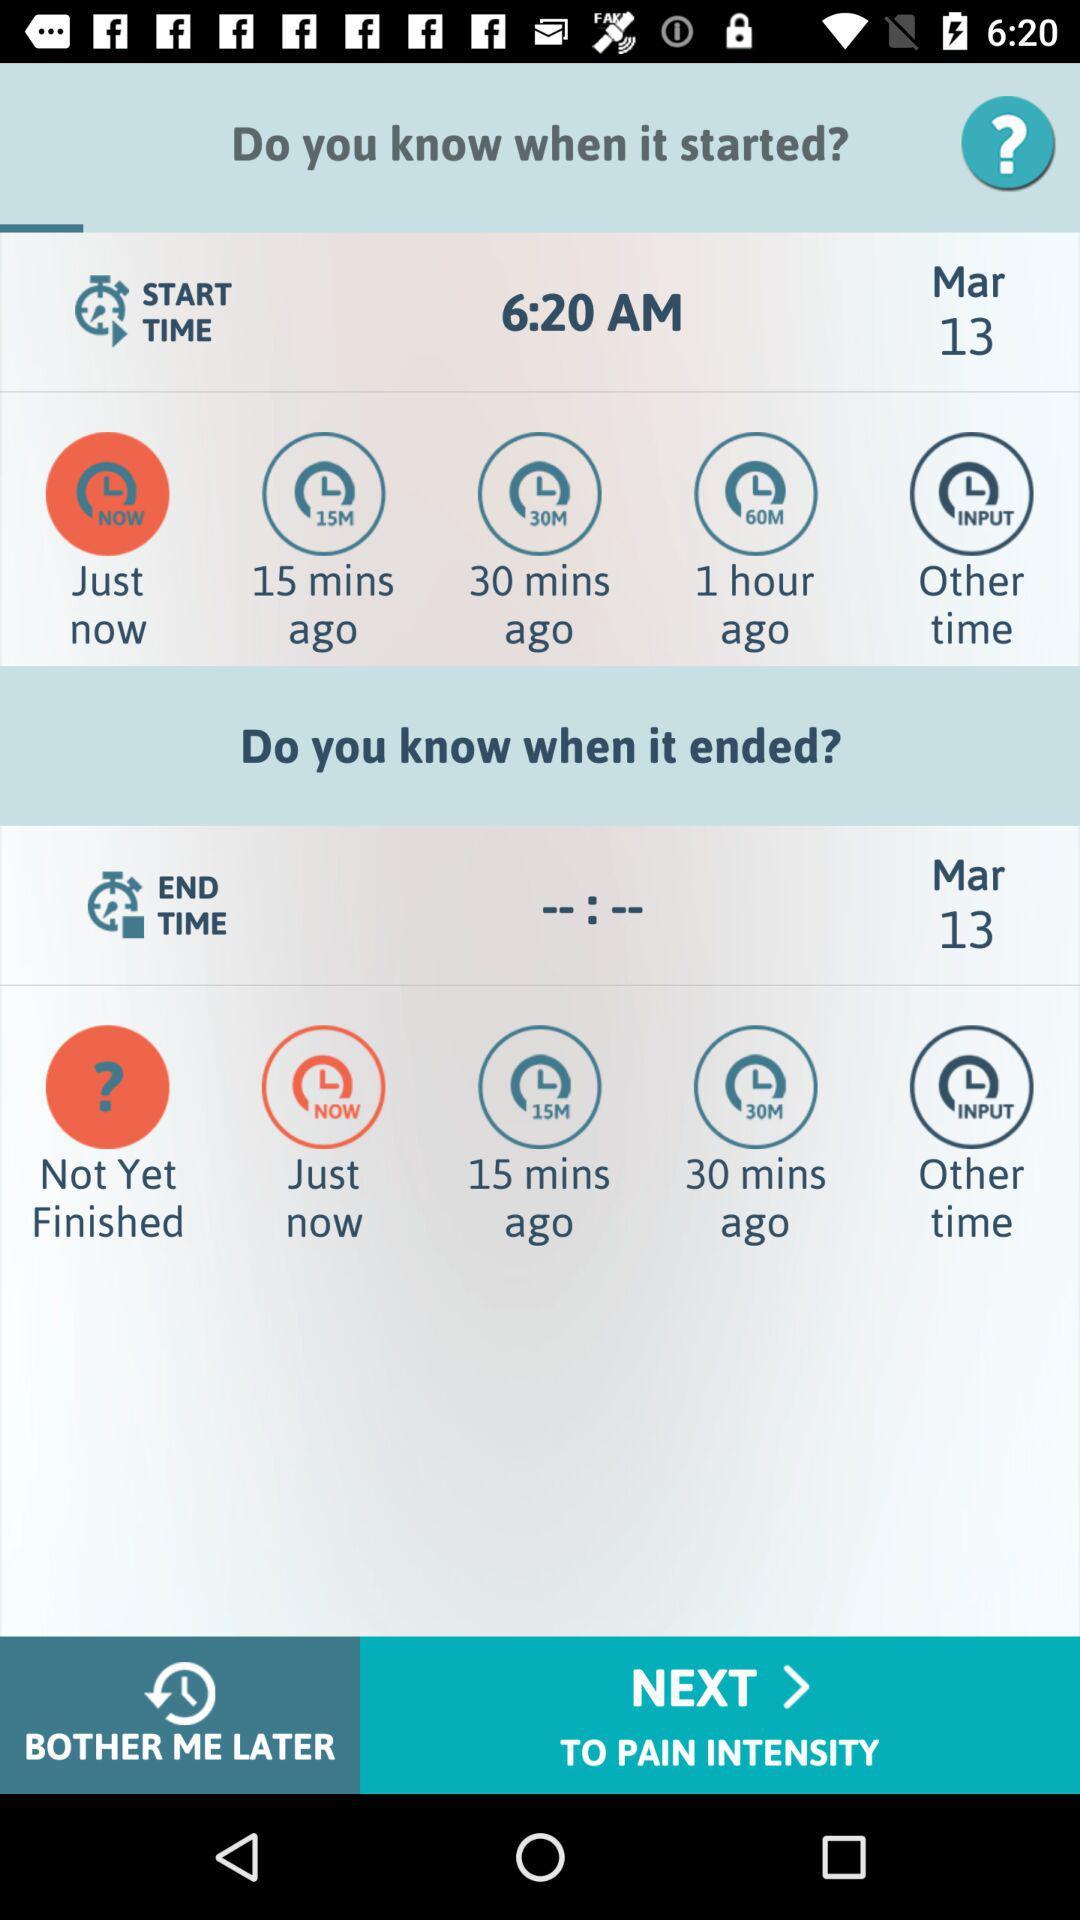  Describe the element at coordinates (591, 904) in the screenshot. I see `app next to the mar` at that location.